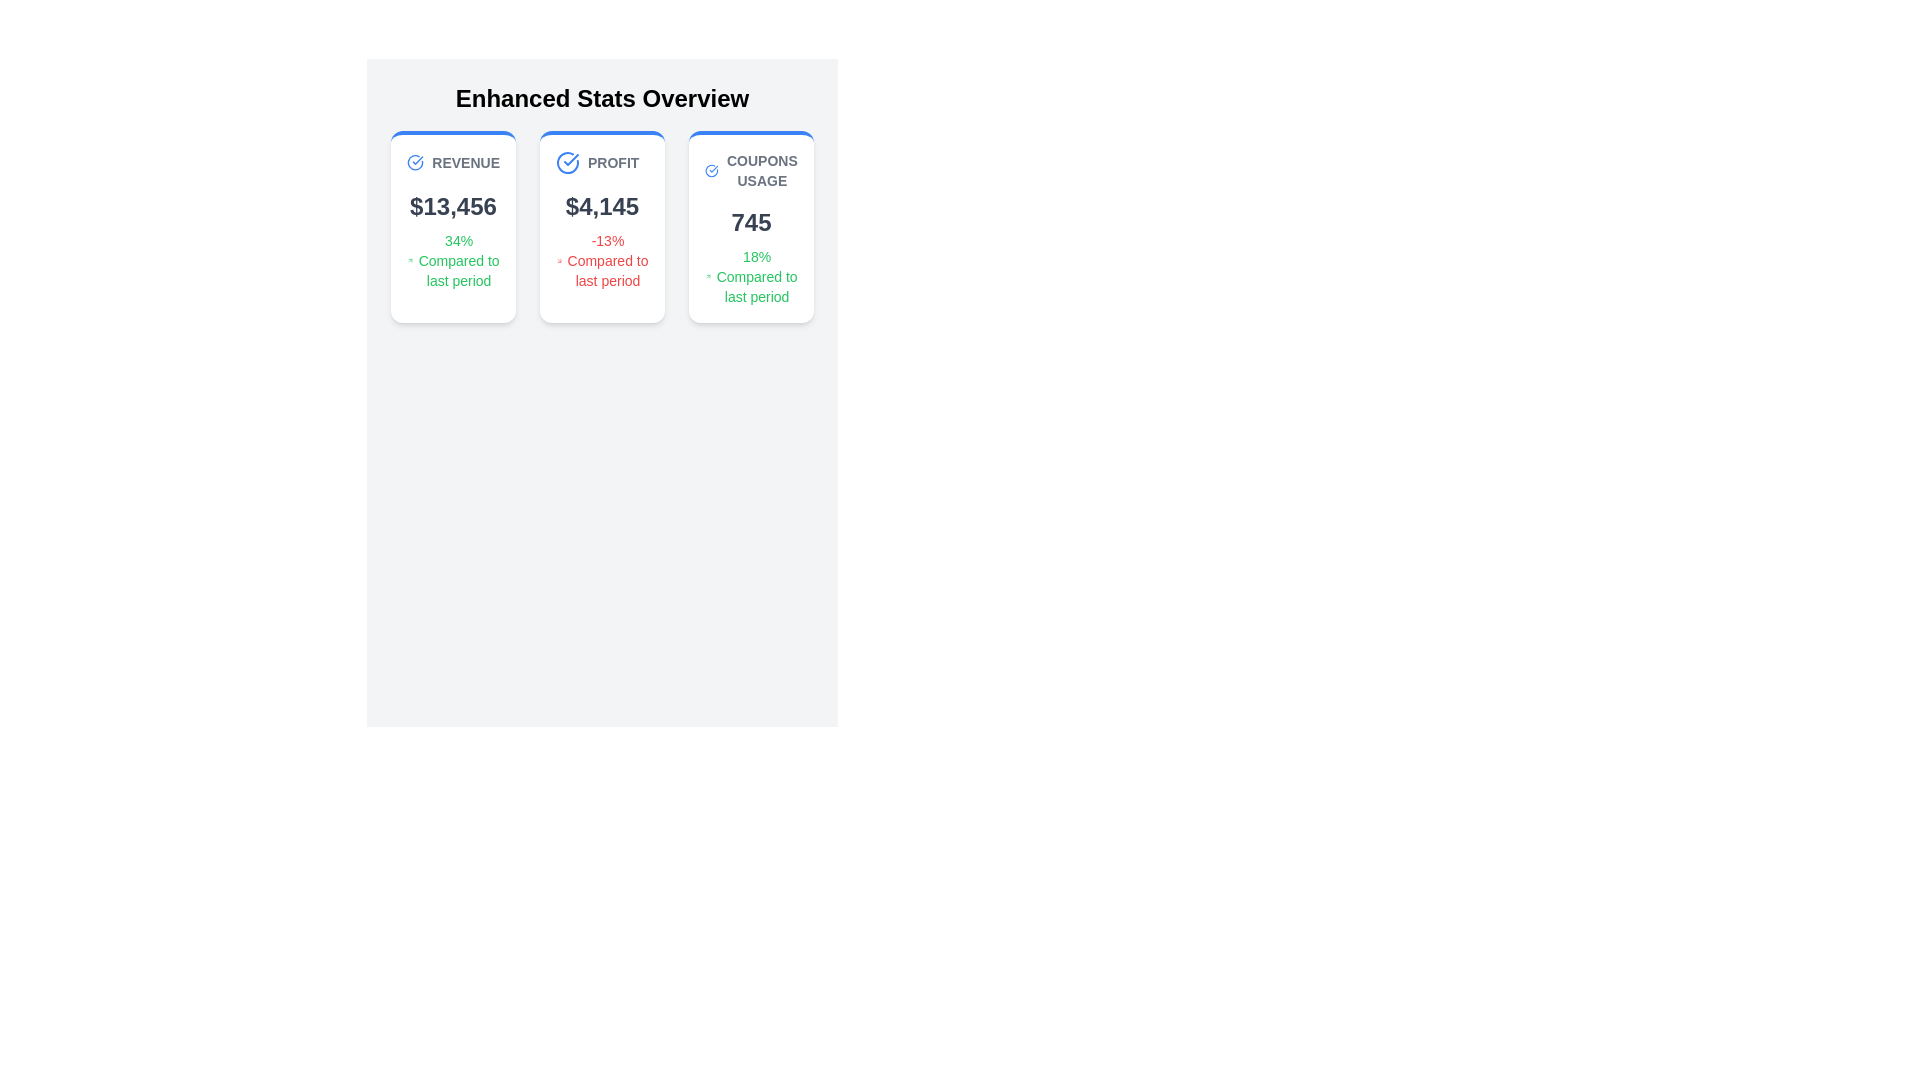 Image resolution: width=1920 pixels, height=1080 pixels. Describe the element at coordinates (452, 226) in the screenshot. I see `revenue statistics displayed on the Information card, which is the first card on the left in the grid layout` at that location.